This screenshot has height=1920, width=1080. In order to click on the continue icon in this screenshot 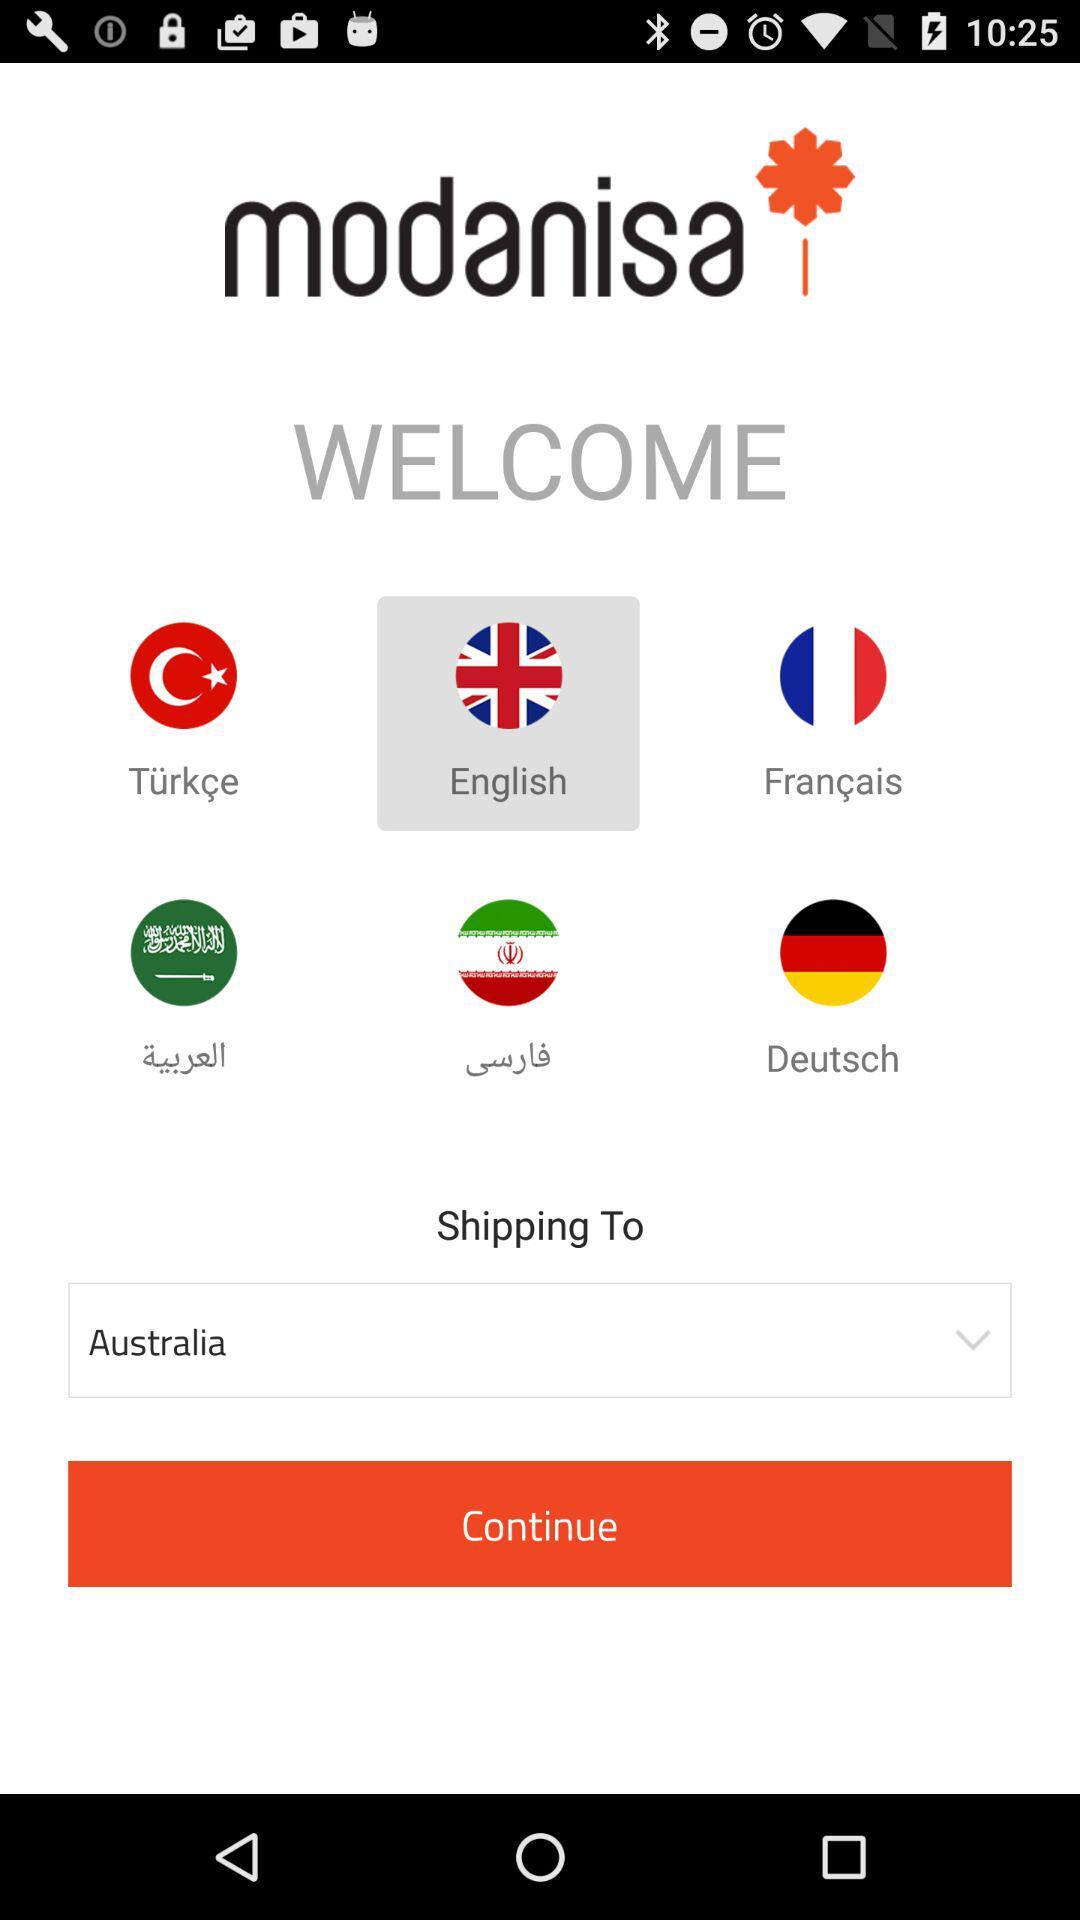, I will do `click(540, 1523)`.